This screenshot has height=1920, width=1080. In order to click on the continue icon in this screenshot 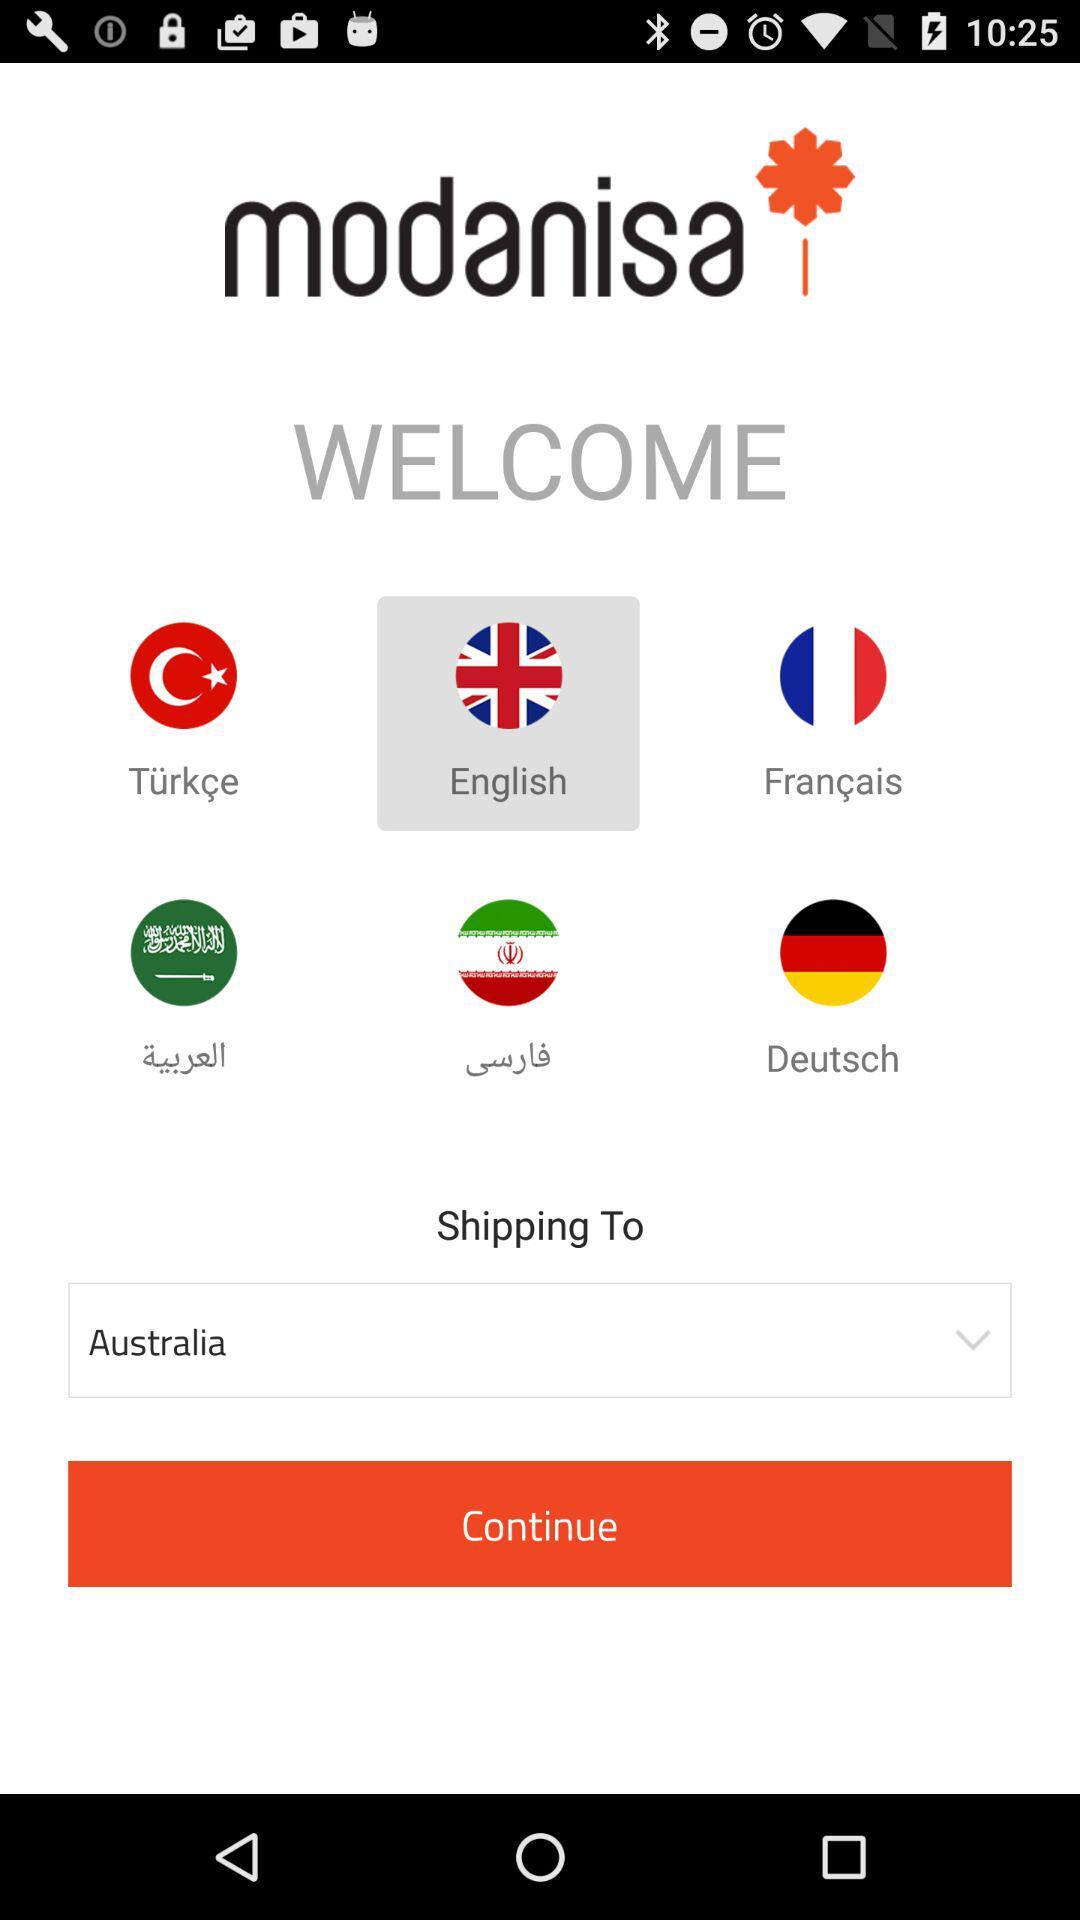, I will do `click(540, 1523)`.